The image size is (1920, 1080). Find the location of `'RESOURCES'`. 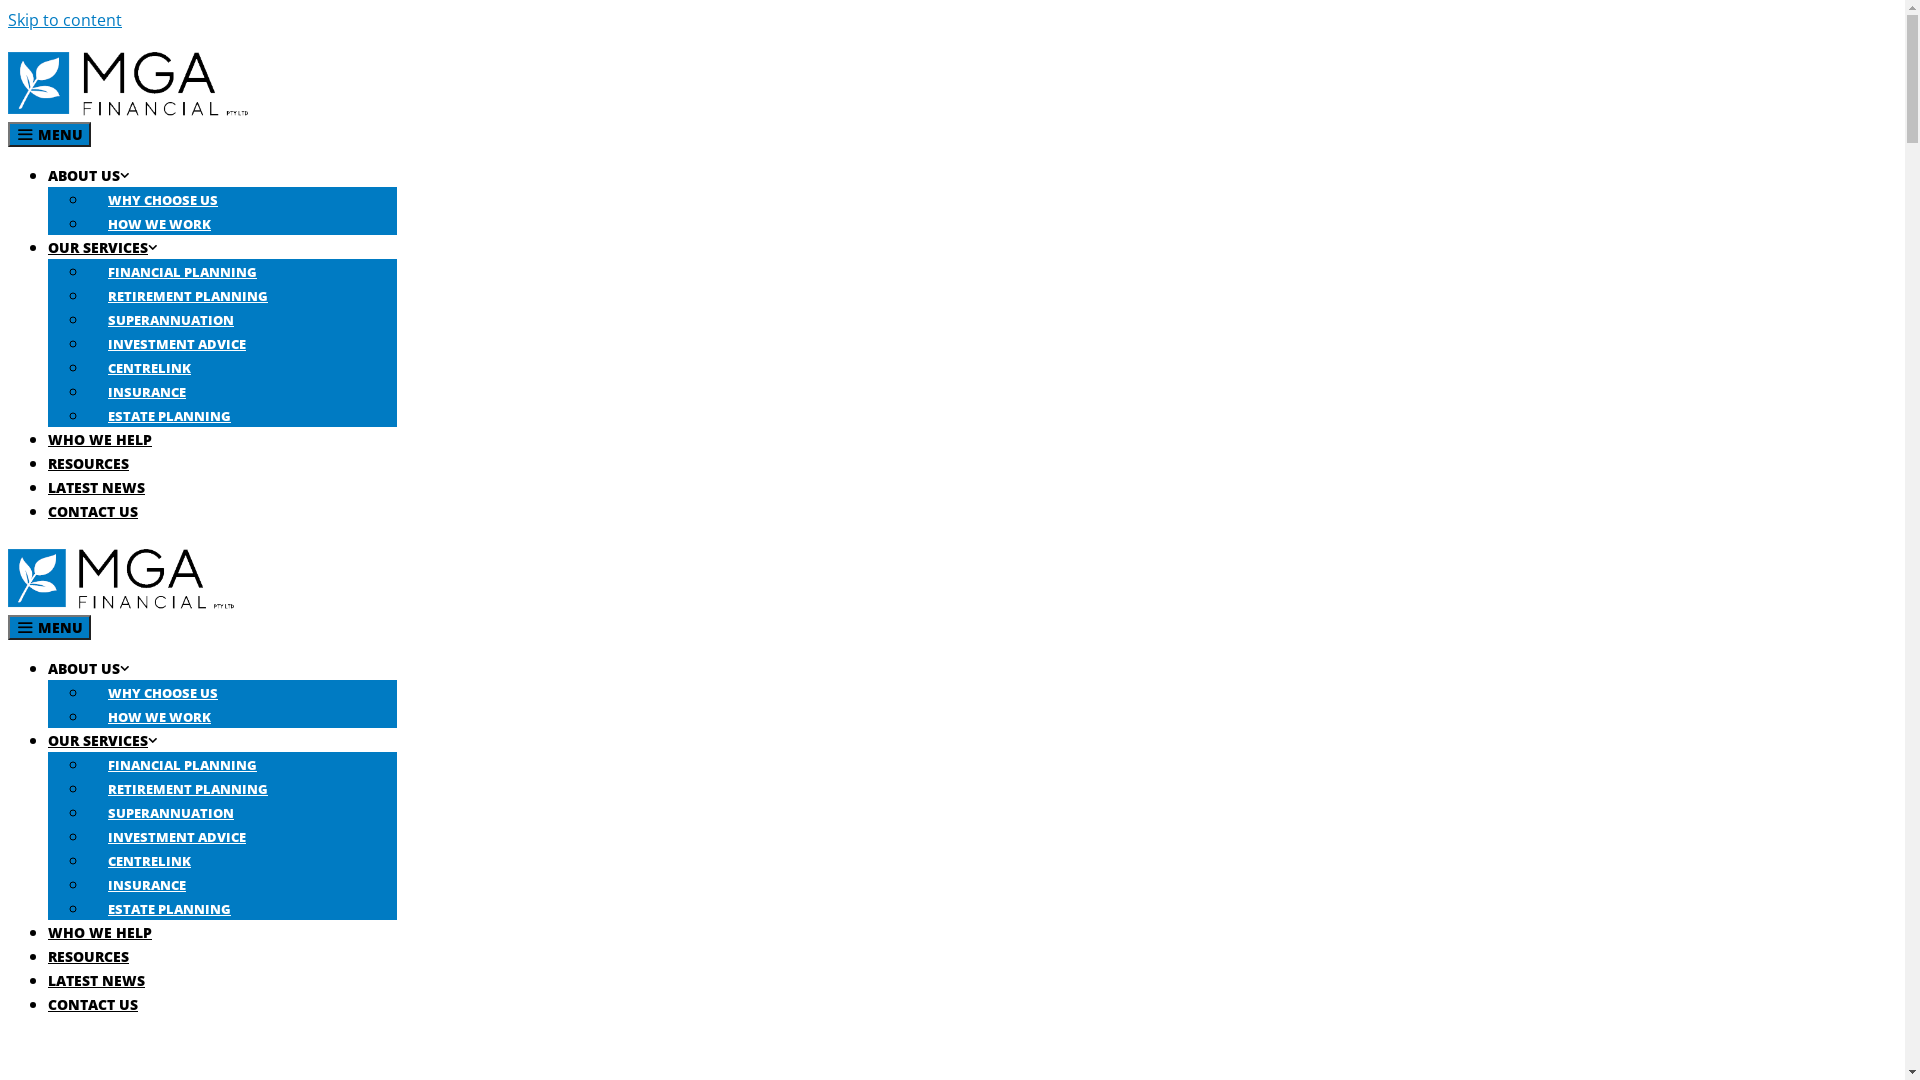

'RESOURCES' is located at coordinates (87, 463).